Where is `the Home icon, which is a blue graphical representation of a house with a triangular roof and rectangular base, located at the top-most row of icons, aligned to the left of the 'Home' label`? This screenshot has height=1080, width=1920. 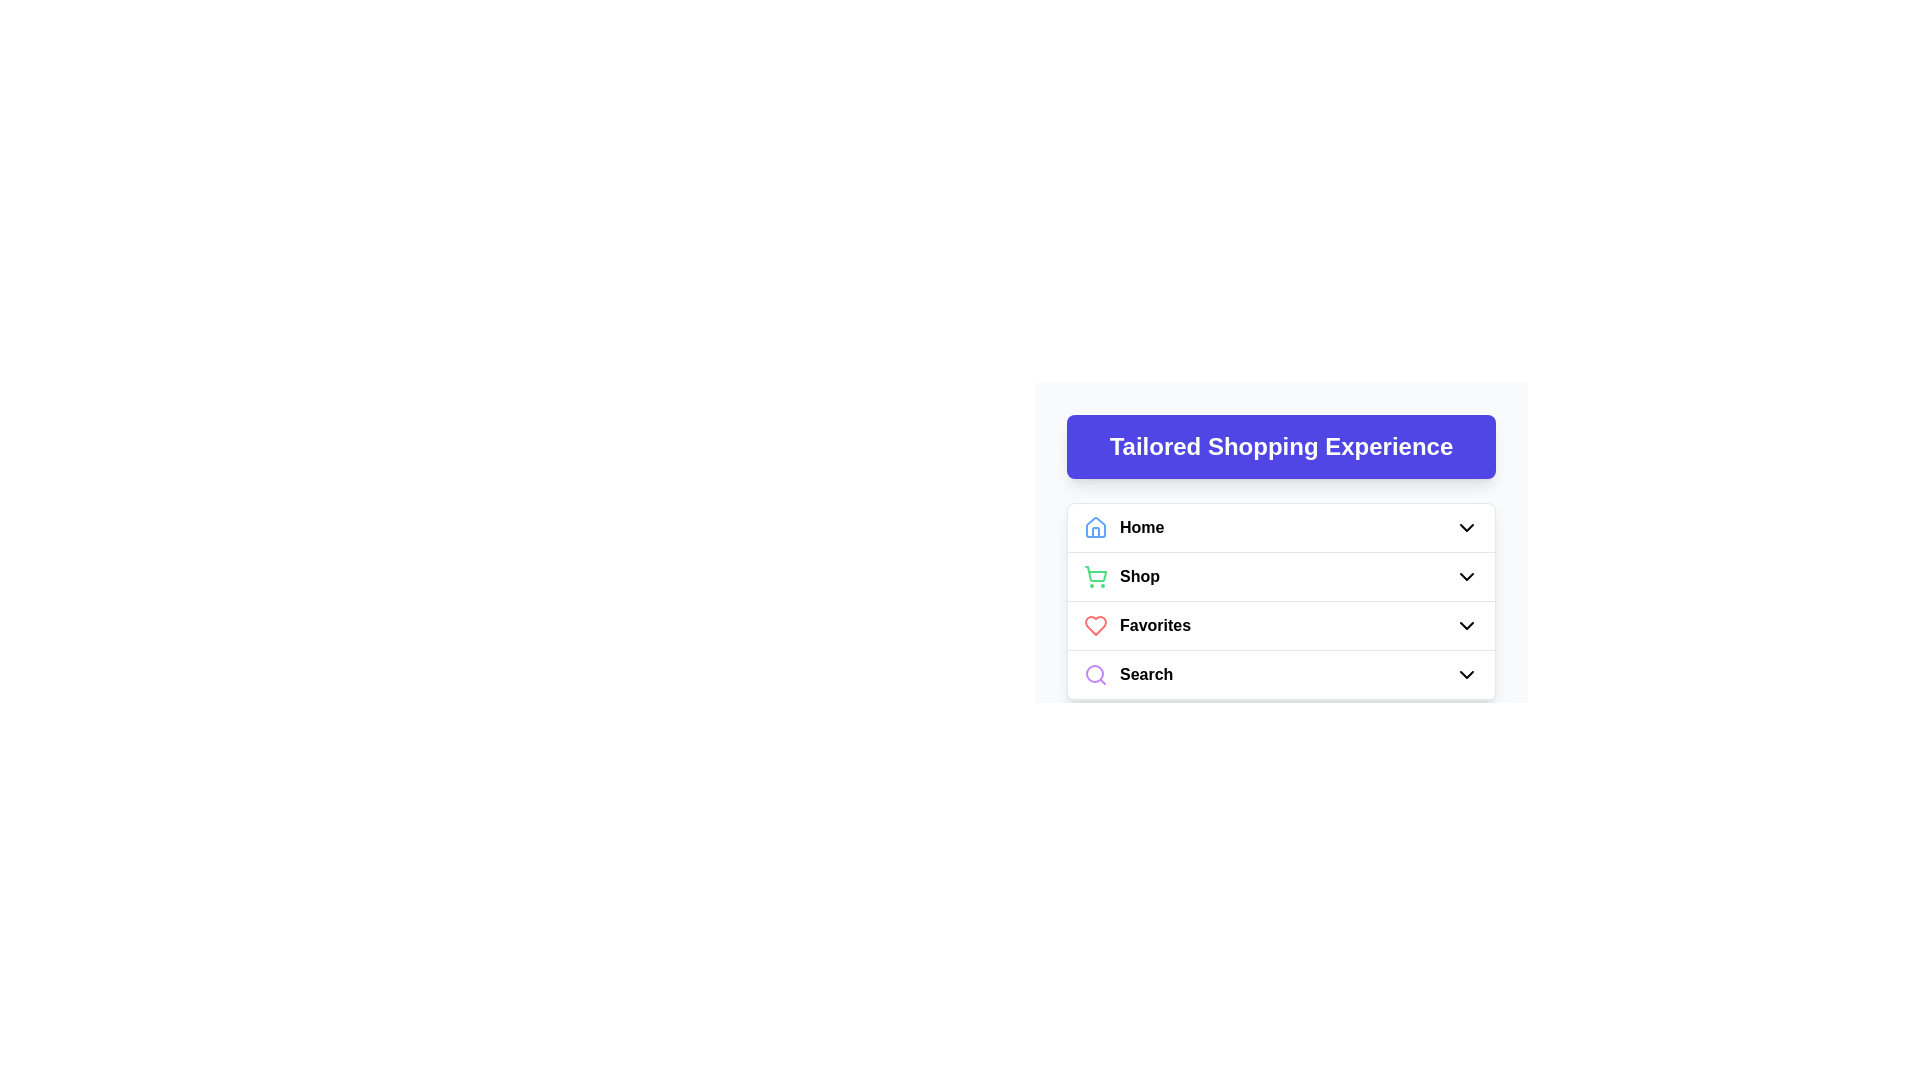
the Home icon, which is a blue graphical representation of a house with a triangular roof and rectangular base, located at the top-most row of icons, aligned to the left of the 'Home' label is located at coordinates (1094, 526).